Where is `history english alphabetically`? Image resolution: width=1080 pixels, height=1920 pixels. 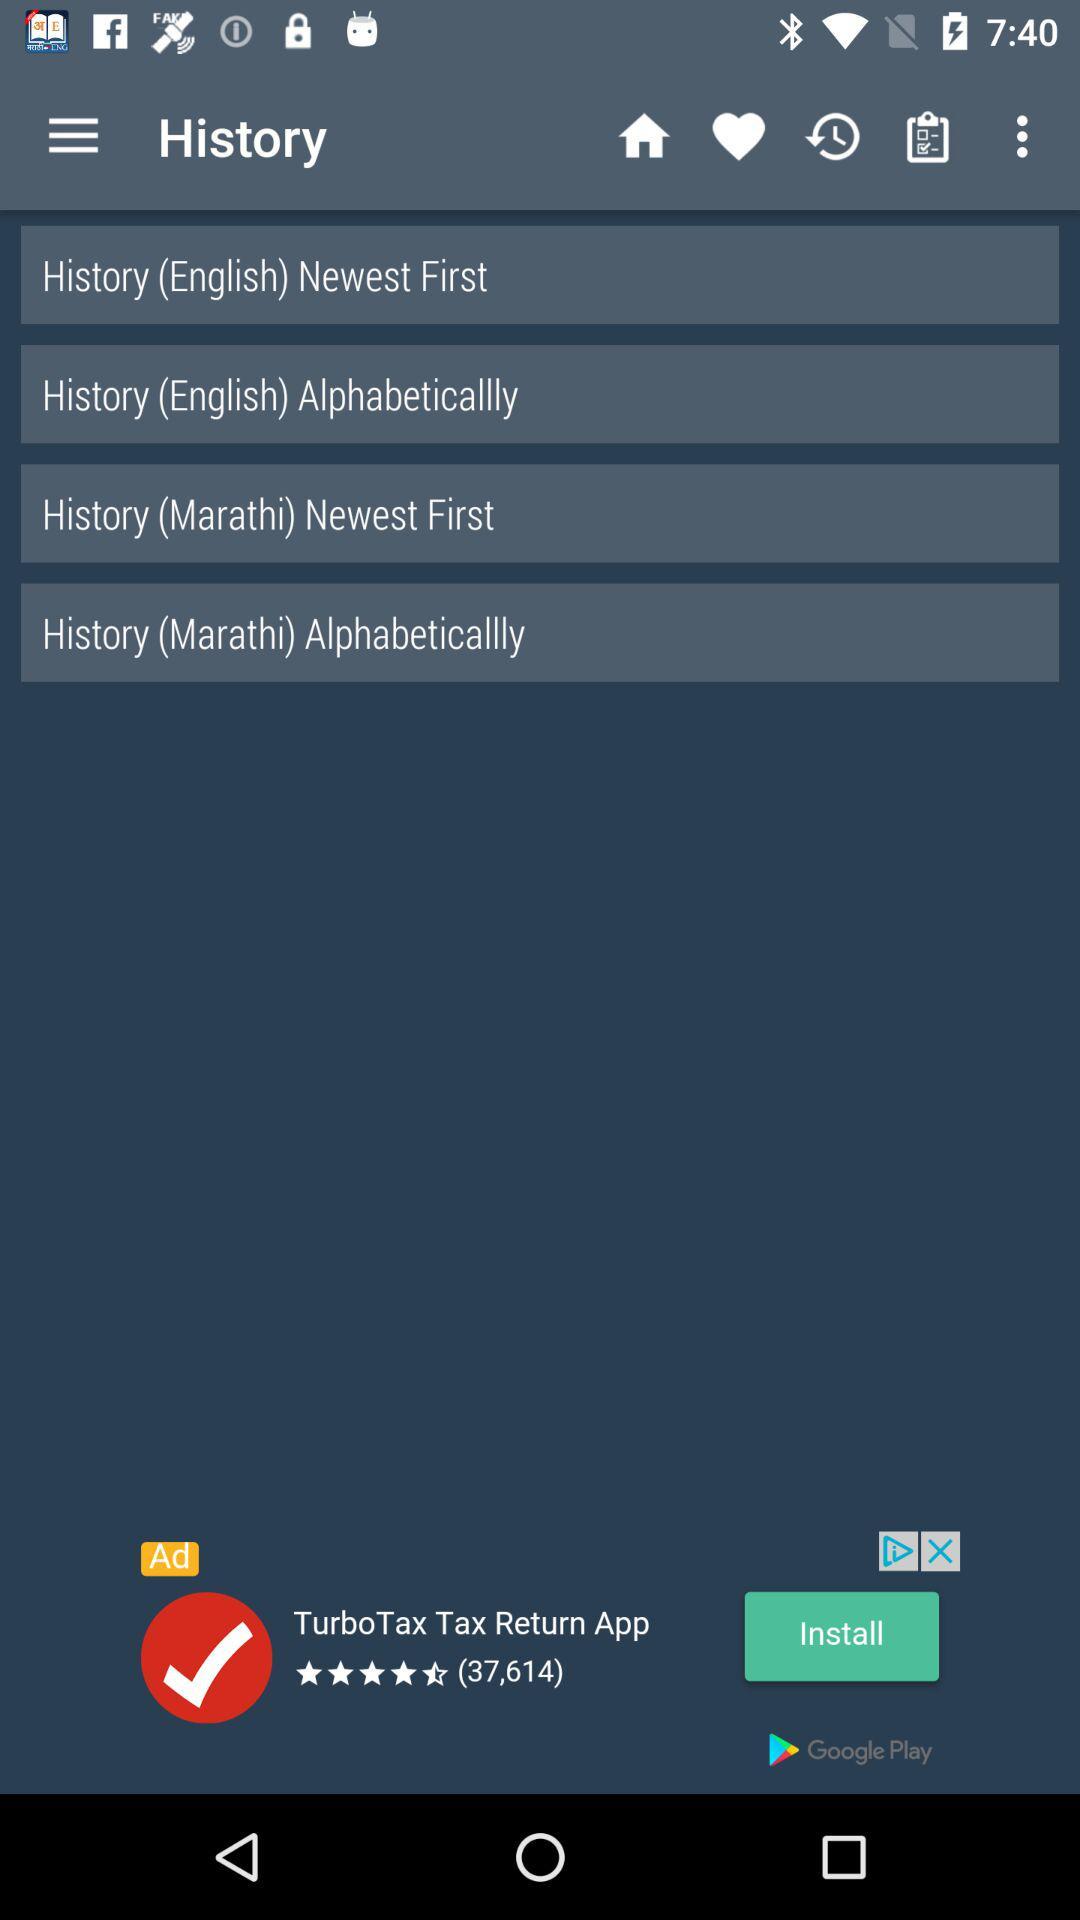
history english alphabetically is located at coordinates (540, 393).